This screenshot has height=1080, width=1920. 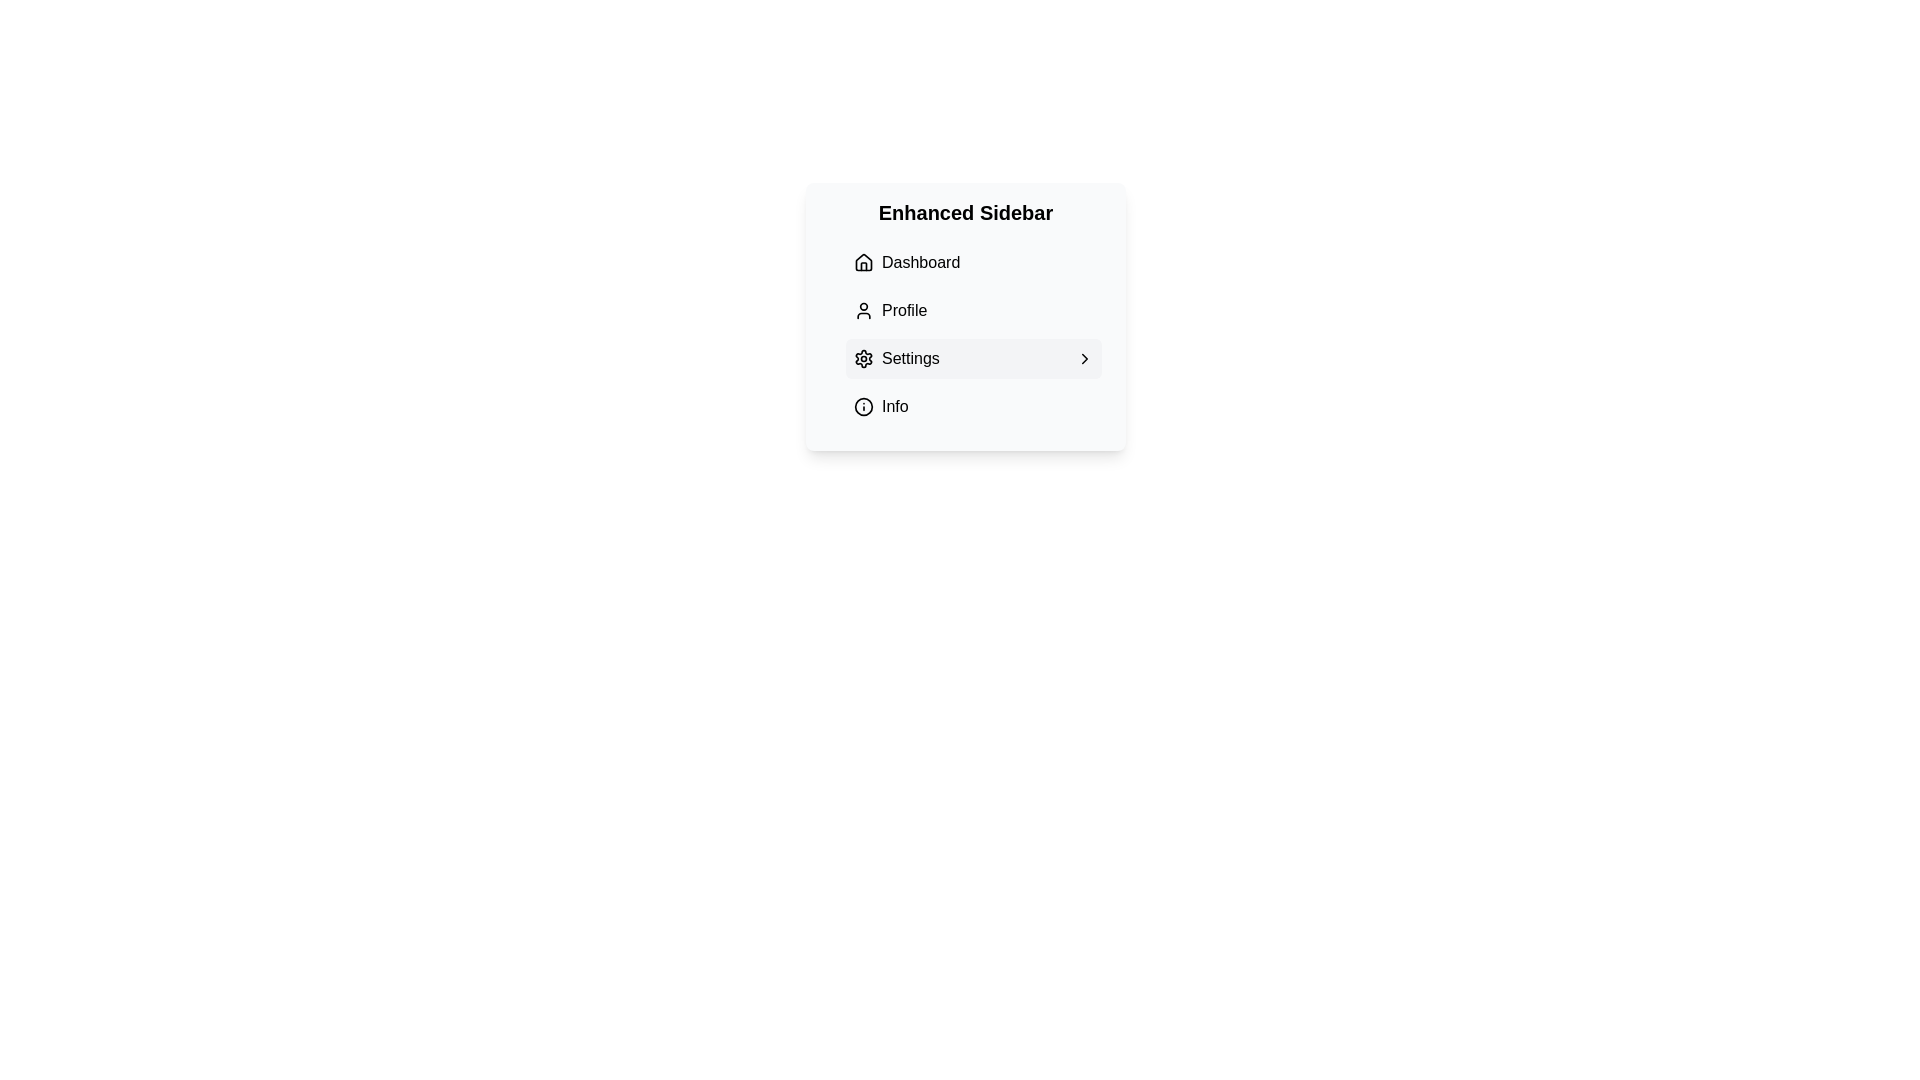 What do you see at coordinates (974, 406) in the screenshot?
I see `the informational button located at the bottom of the 'Enhanced Sidebar', which is the fourth item in the list` at bounding box center [974, 406].